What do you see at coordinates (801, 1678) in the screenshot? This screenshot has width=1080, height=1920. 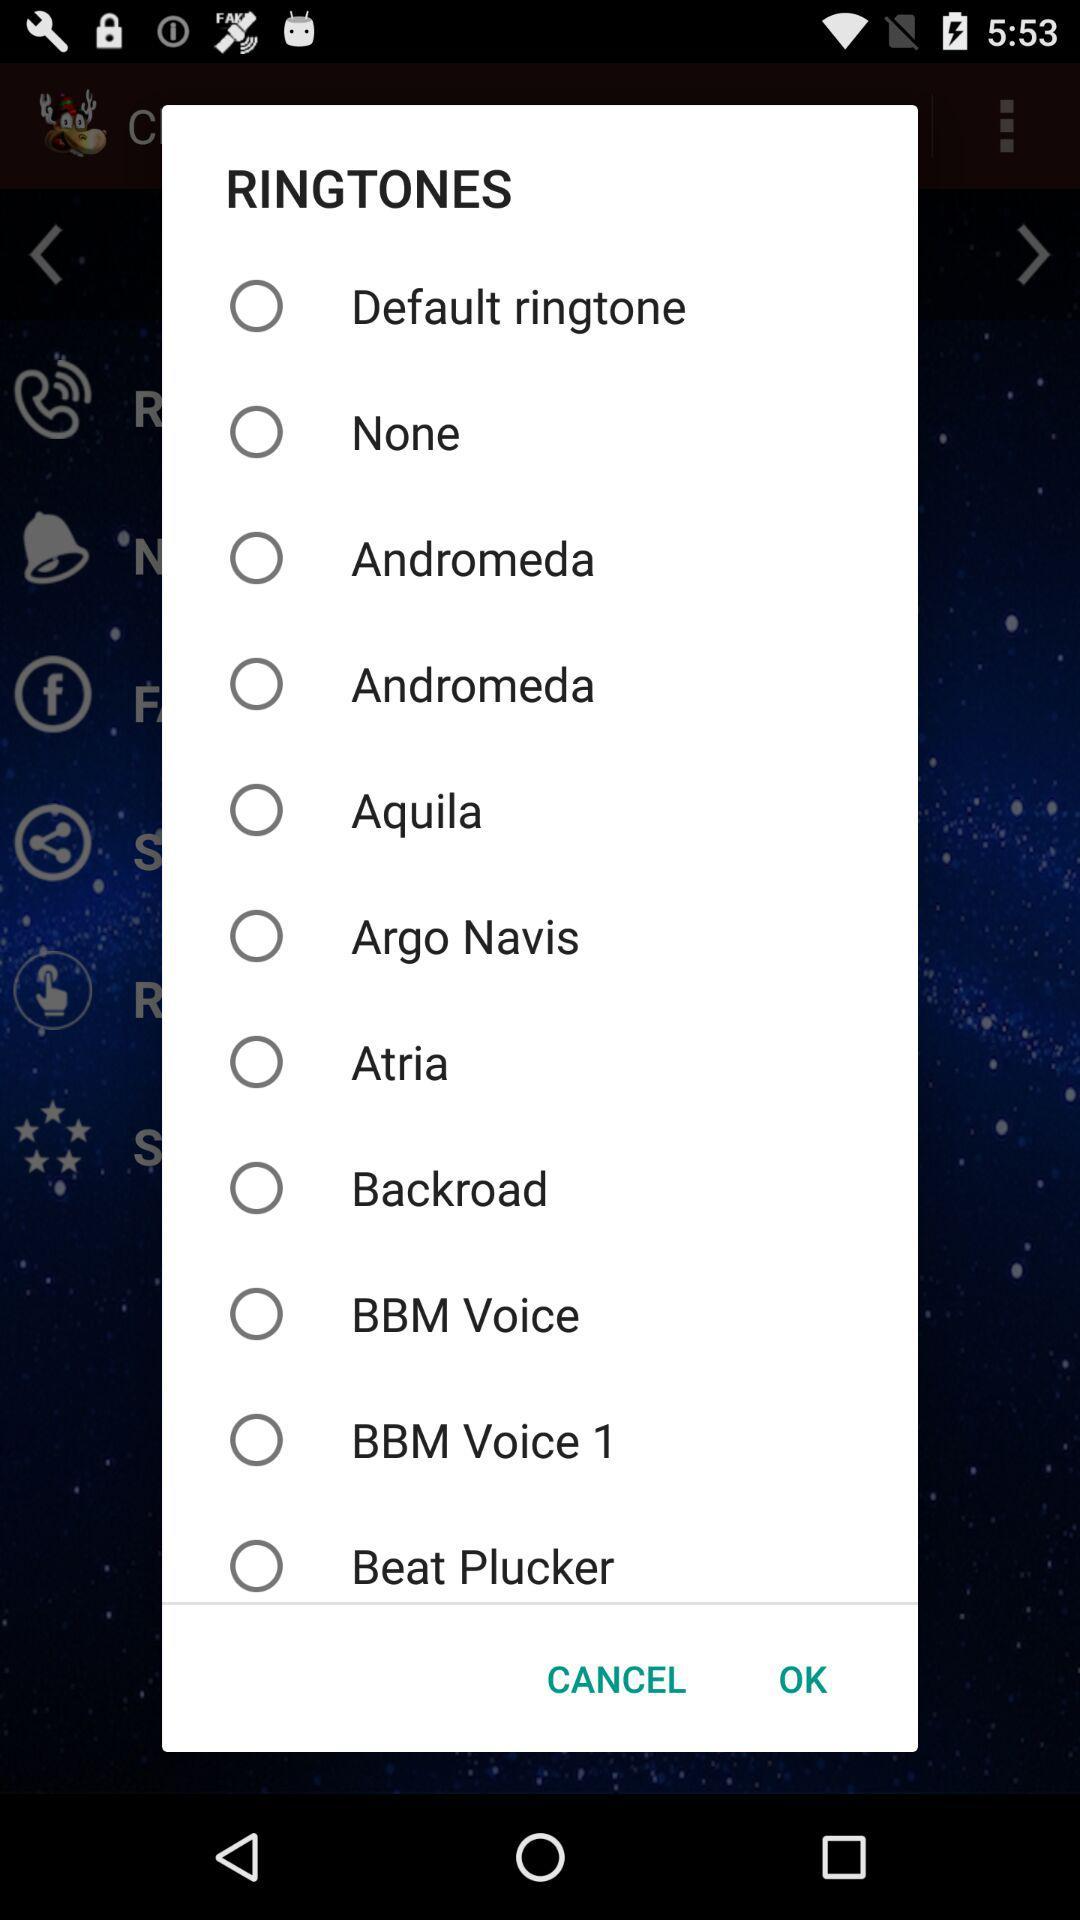 I see `the ok at the bottom right corner` at bounding box center [801, 1678].